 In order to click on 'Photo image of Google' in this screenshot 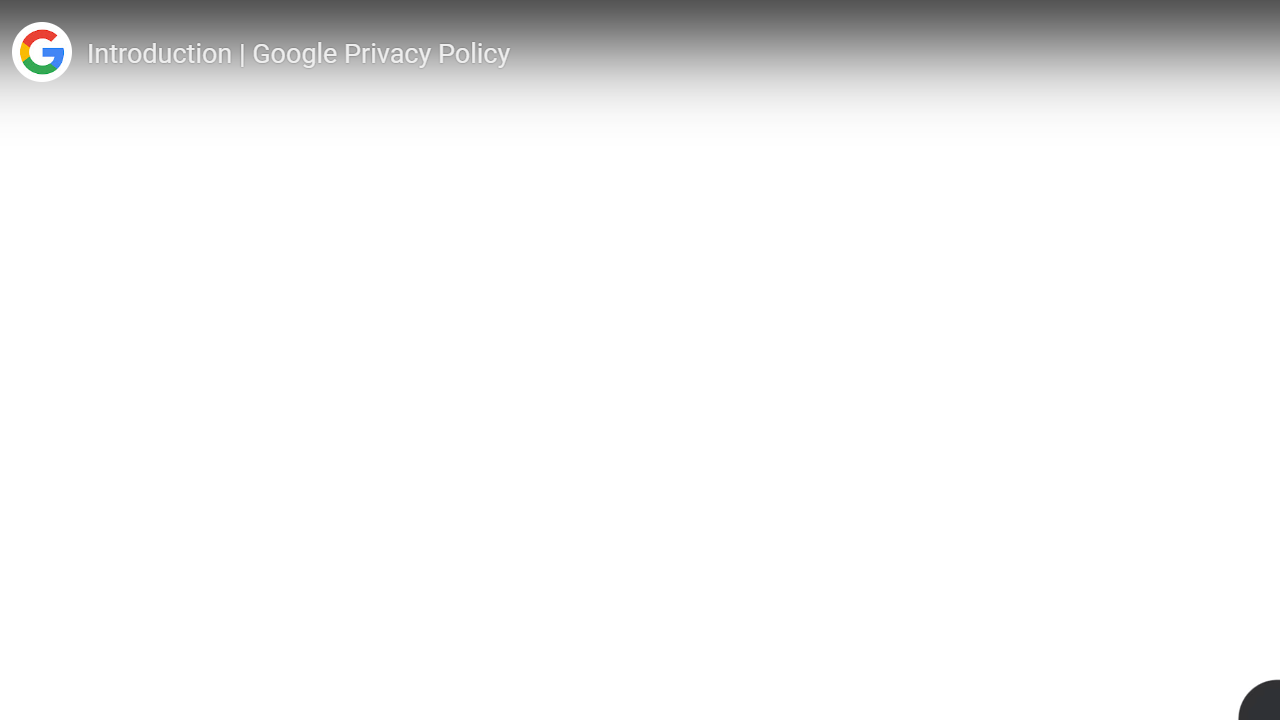, I will do `click(41, 51)`.